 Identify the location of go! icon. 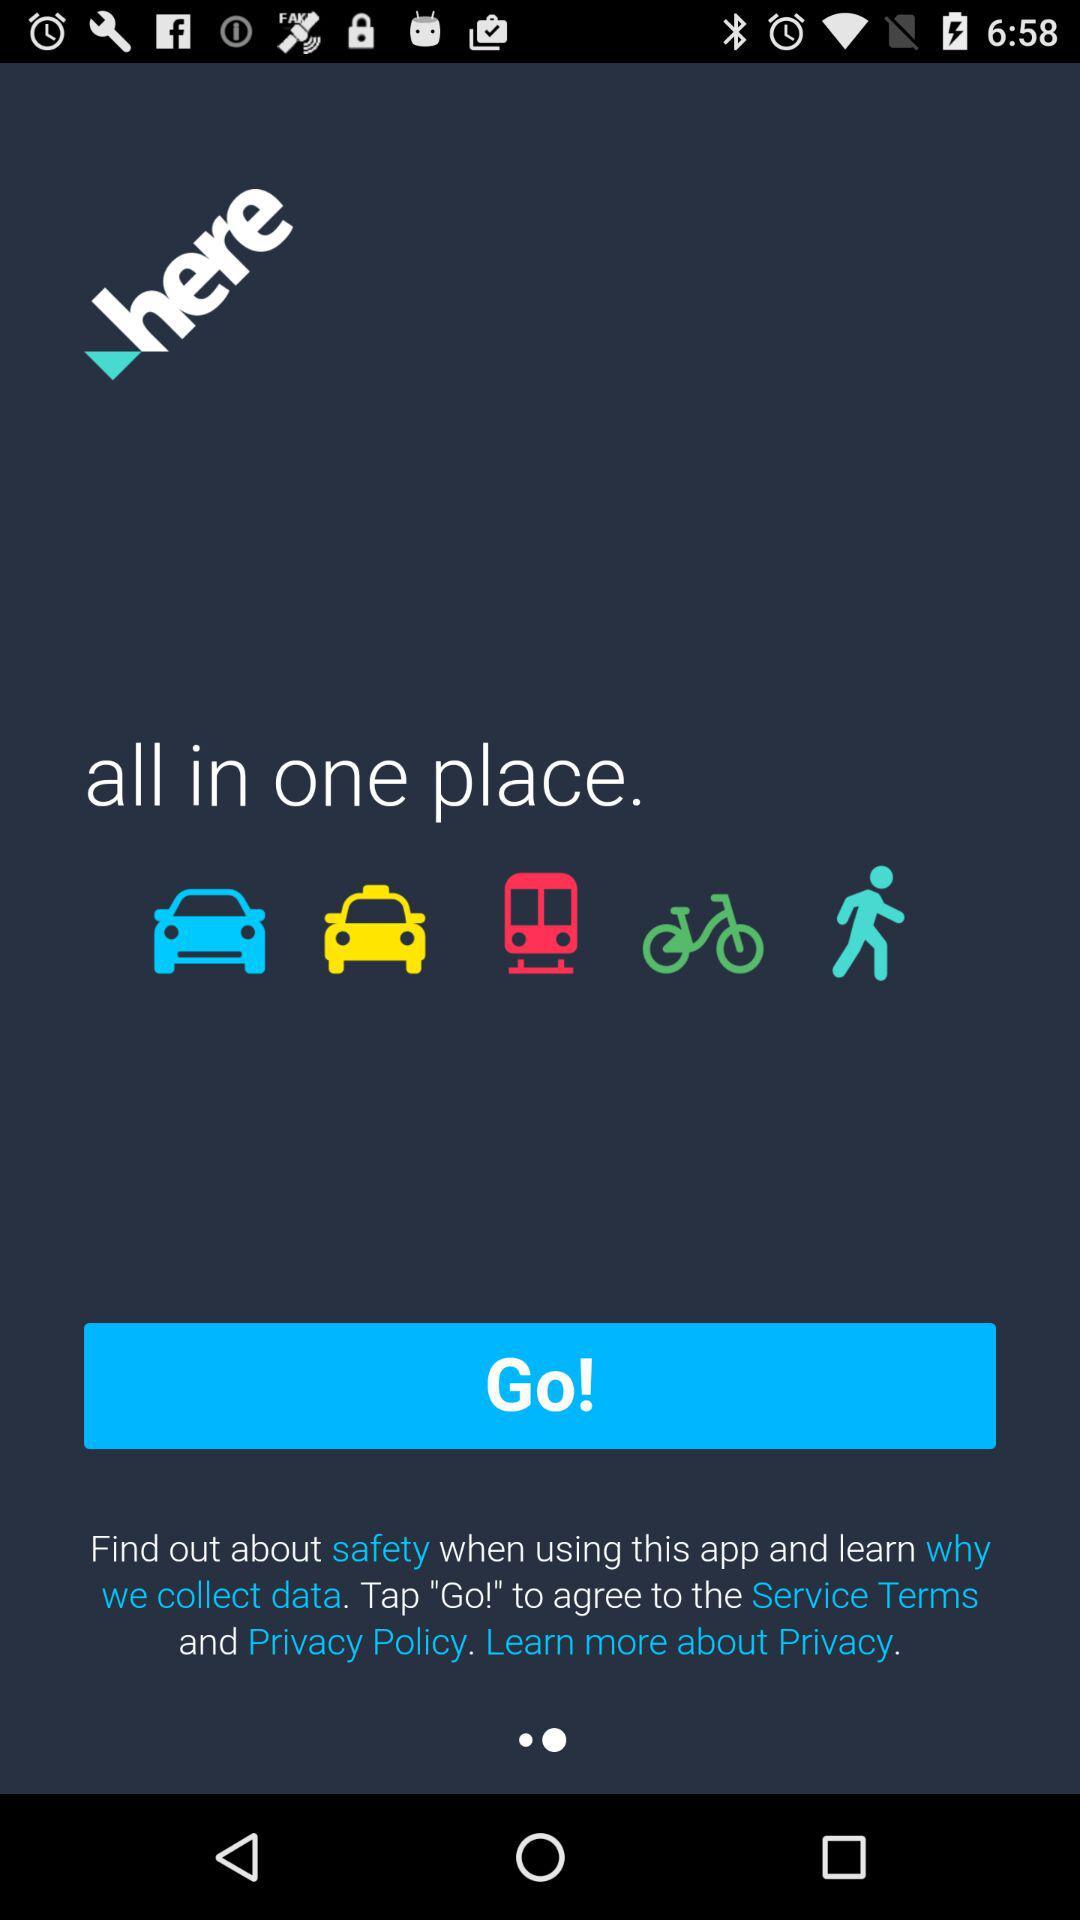
(540, 1385).